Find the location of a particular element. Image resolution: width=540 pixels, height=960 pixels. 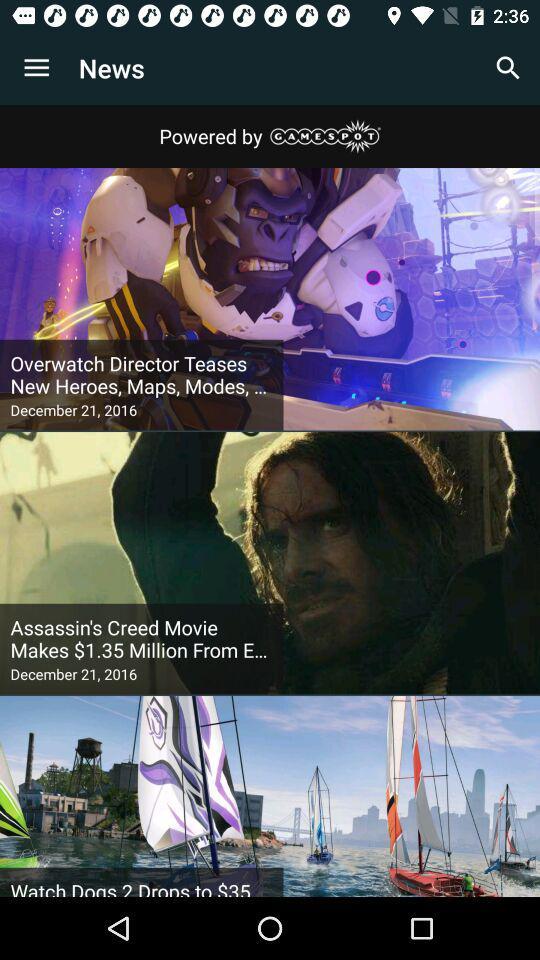

the overwatch director teases icon is located at coordinates (140, 374).